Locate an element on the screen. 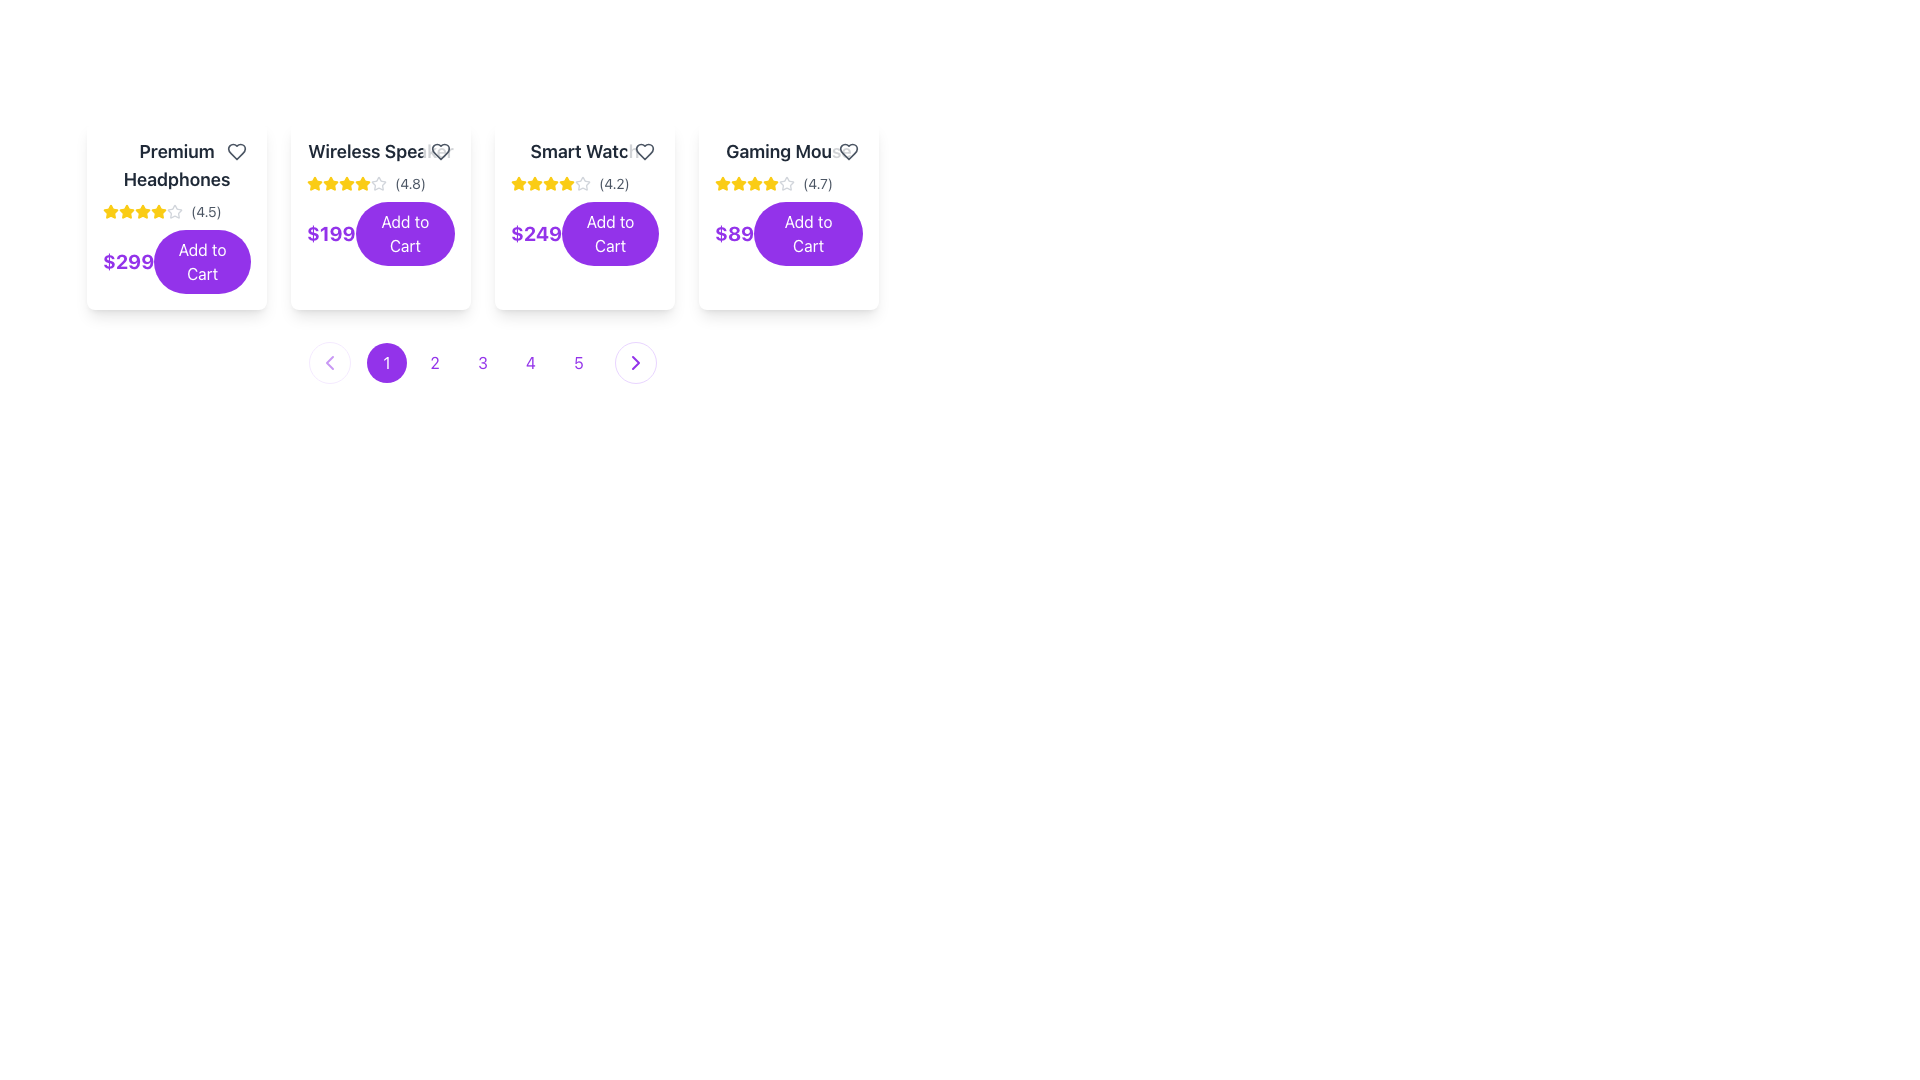 This screenshot has height=1080, width=1920. the third decorative rating star icon below the title 'Wireless Speakers' to interact with the rating system is located at coordinates (314, 183).